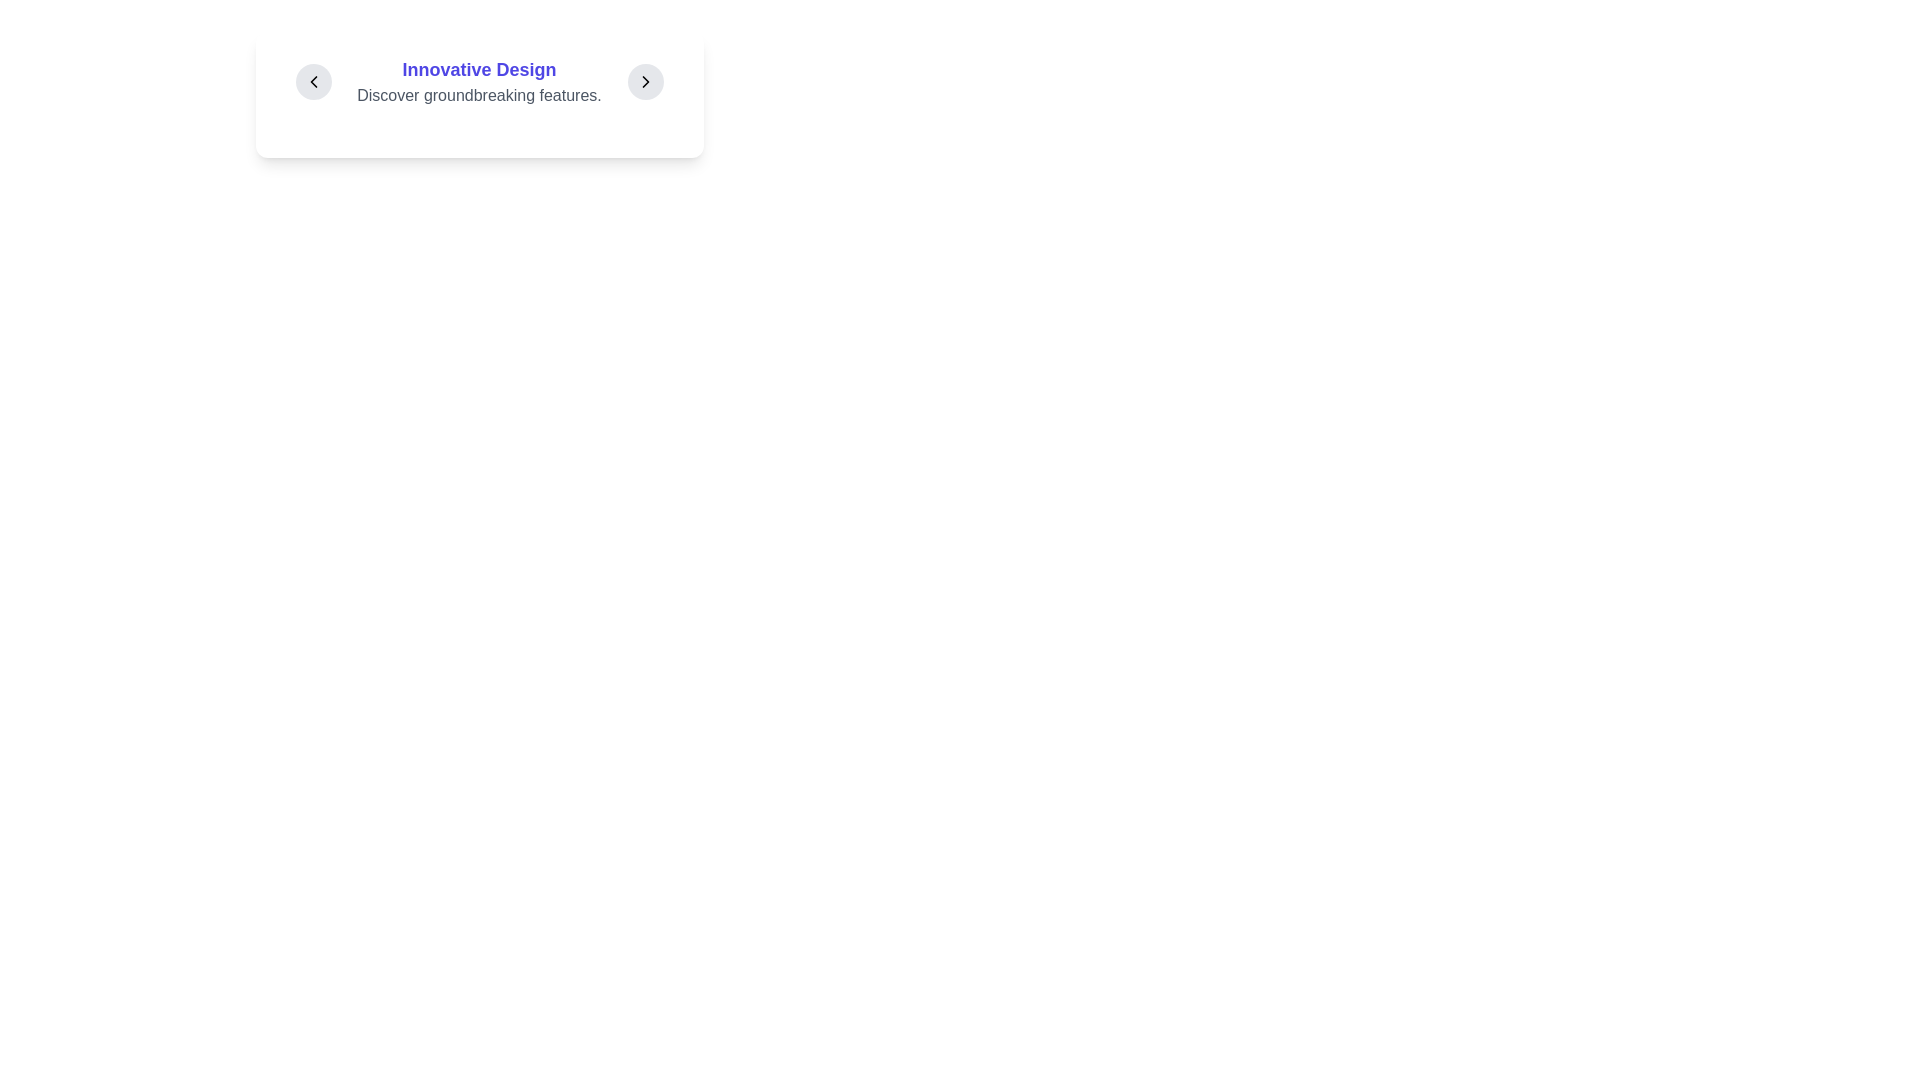 The image size is (1920, 1080). I want to click on the Informative Card displaying 'Innovative Design' in bold indigo font and the subtitle 'Discover groundbreaking features.', so click(478, 95).